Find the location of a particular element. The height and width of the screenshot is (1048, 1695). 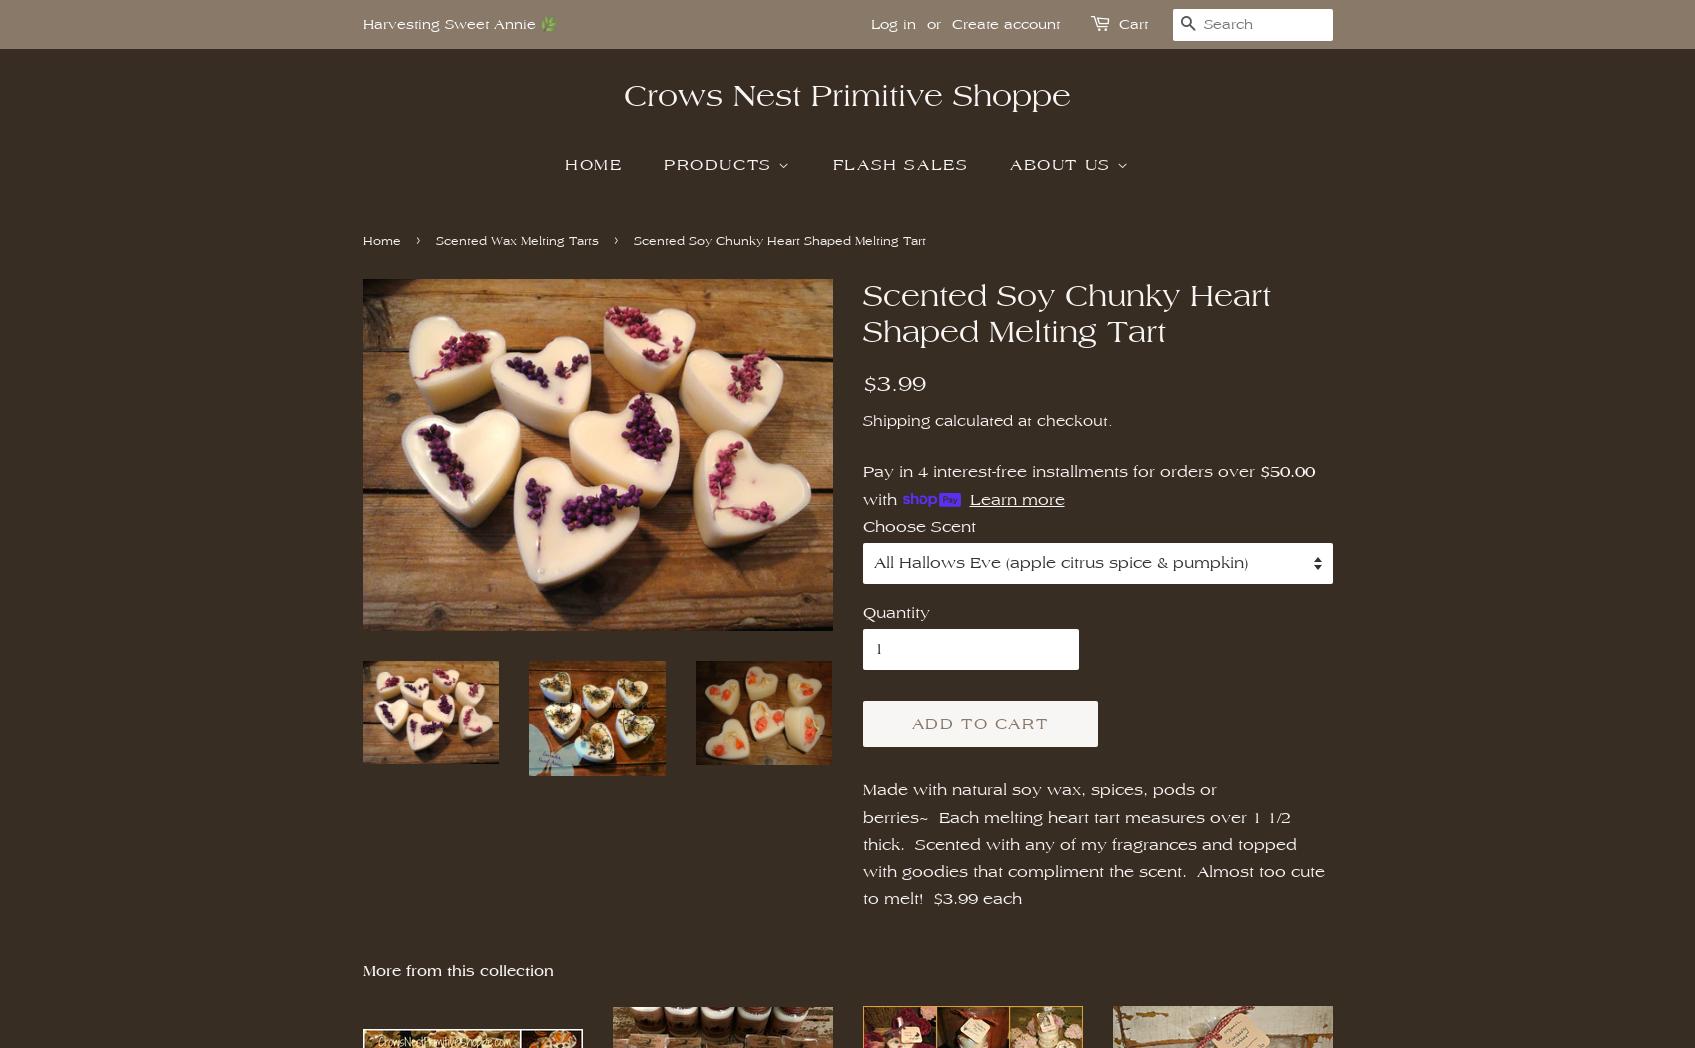

'Wooden Wares' is located at coordinates (1142, 537).